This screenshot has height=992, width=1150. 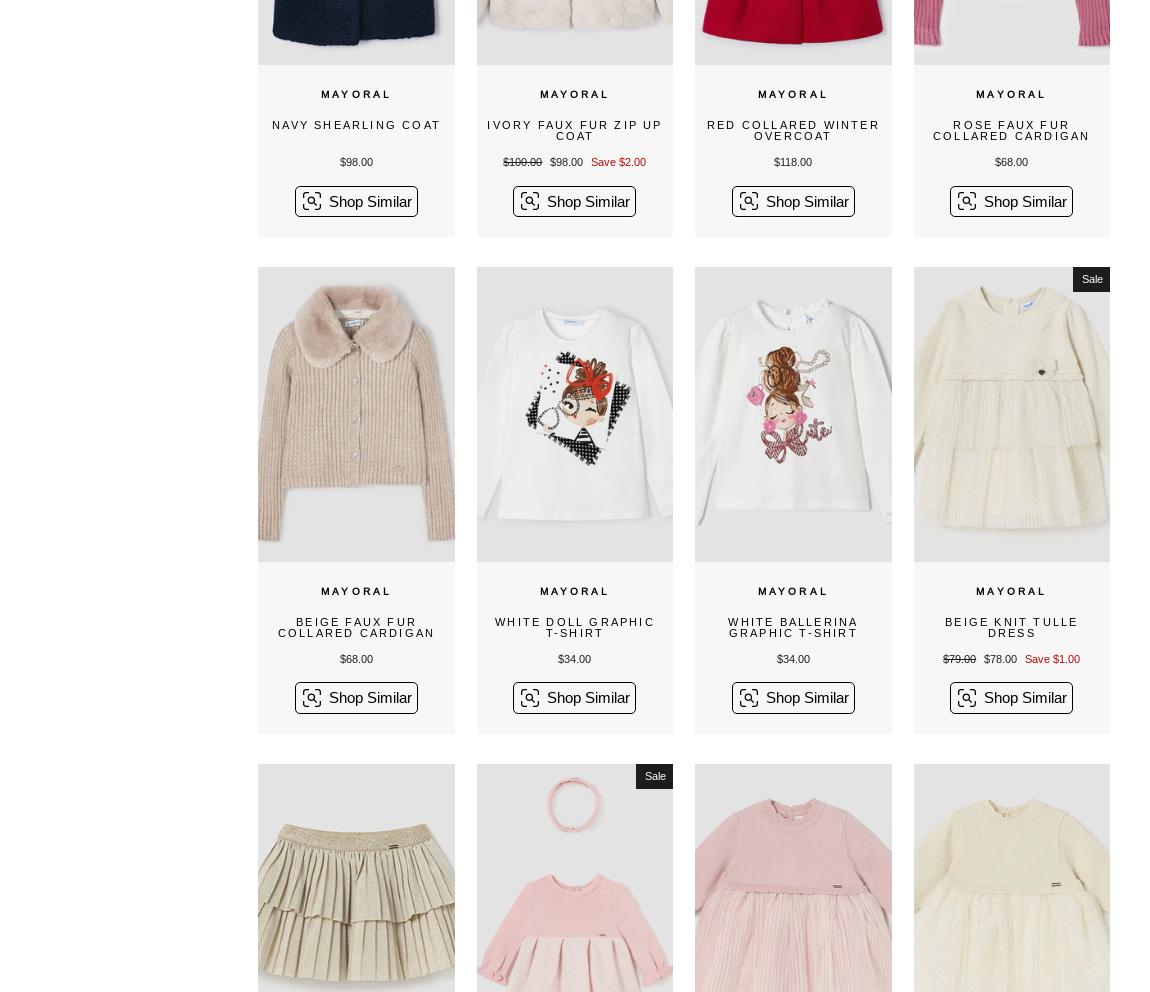 What do you see at coordinates (1011, 130) in the screenshot?
I see `'Rose Faux Fur Collared Cardigan'` at bounding box center [1011, 130].